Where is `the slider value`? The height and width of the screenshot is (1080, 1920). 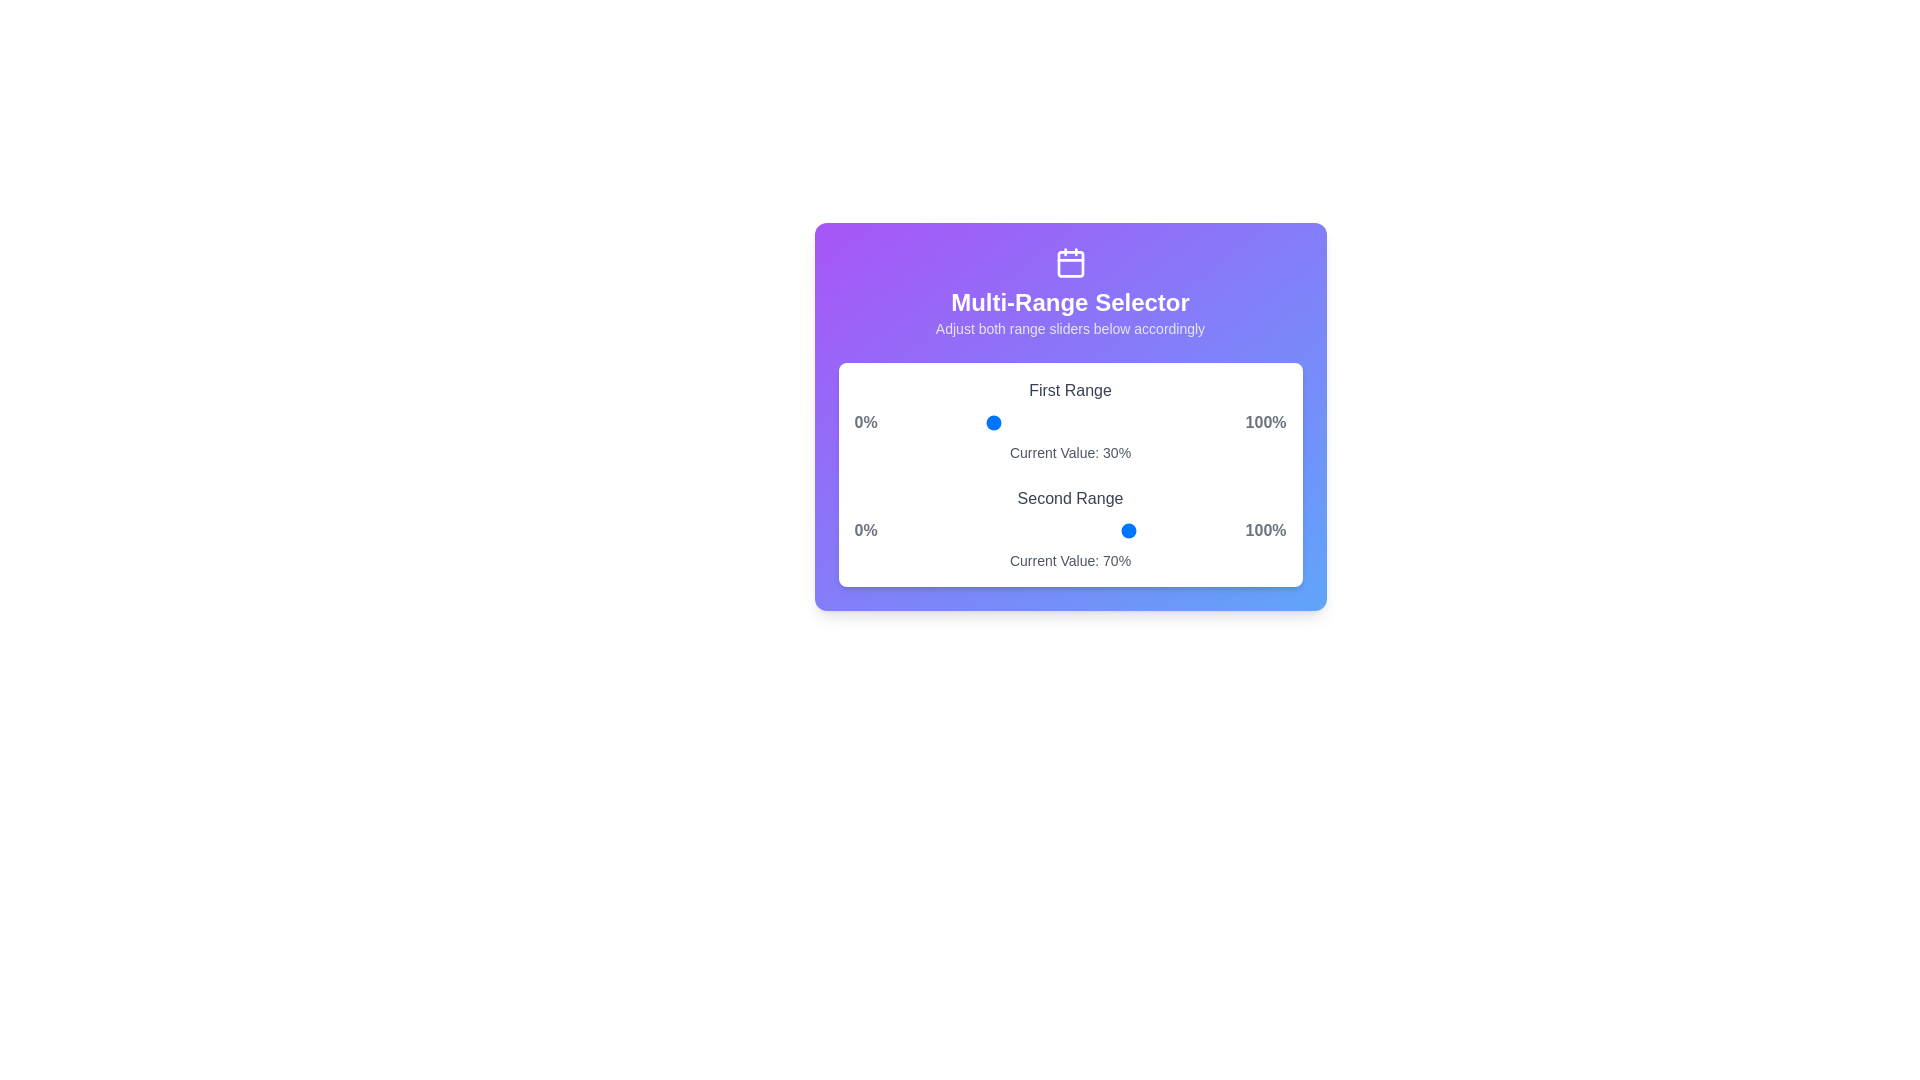 the slider value is located at coordinates (898, 422).